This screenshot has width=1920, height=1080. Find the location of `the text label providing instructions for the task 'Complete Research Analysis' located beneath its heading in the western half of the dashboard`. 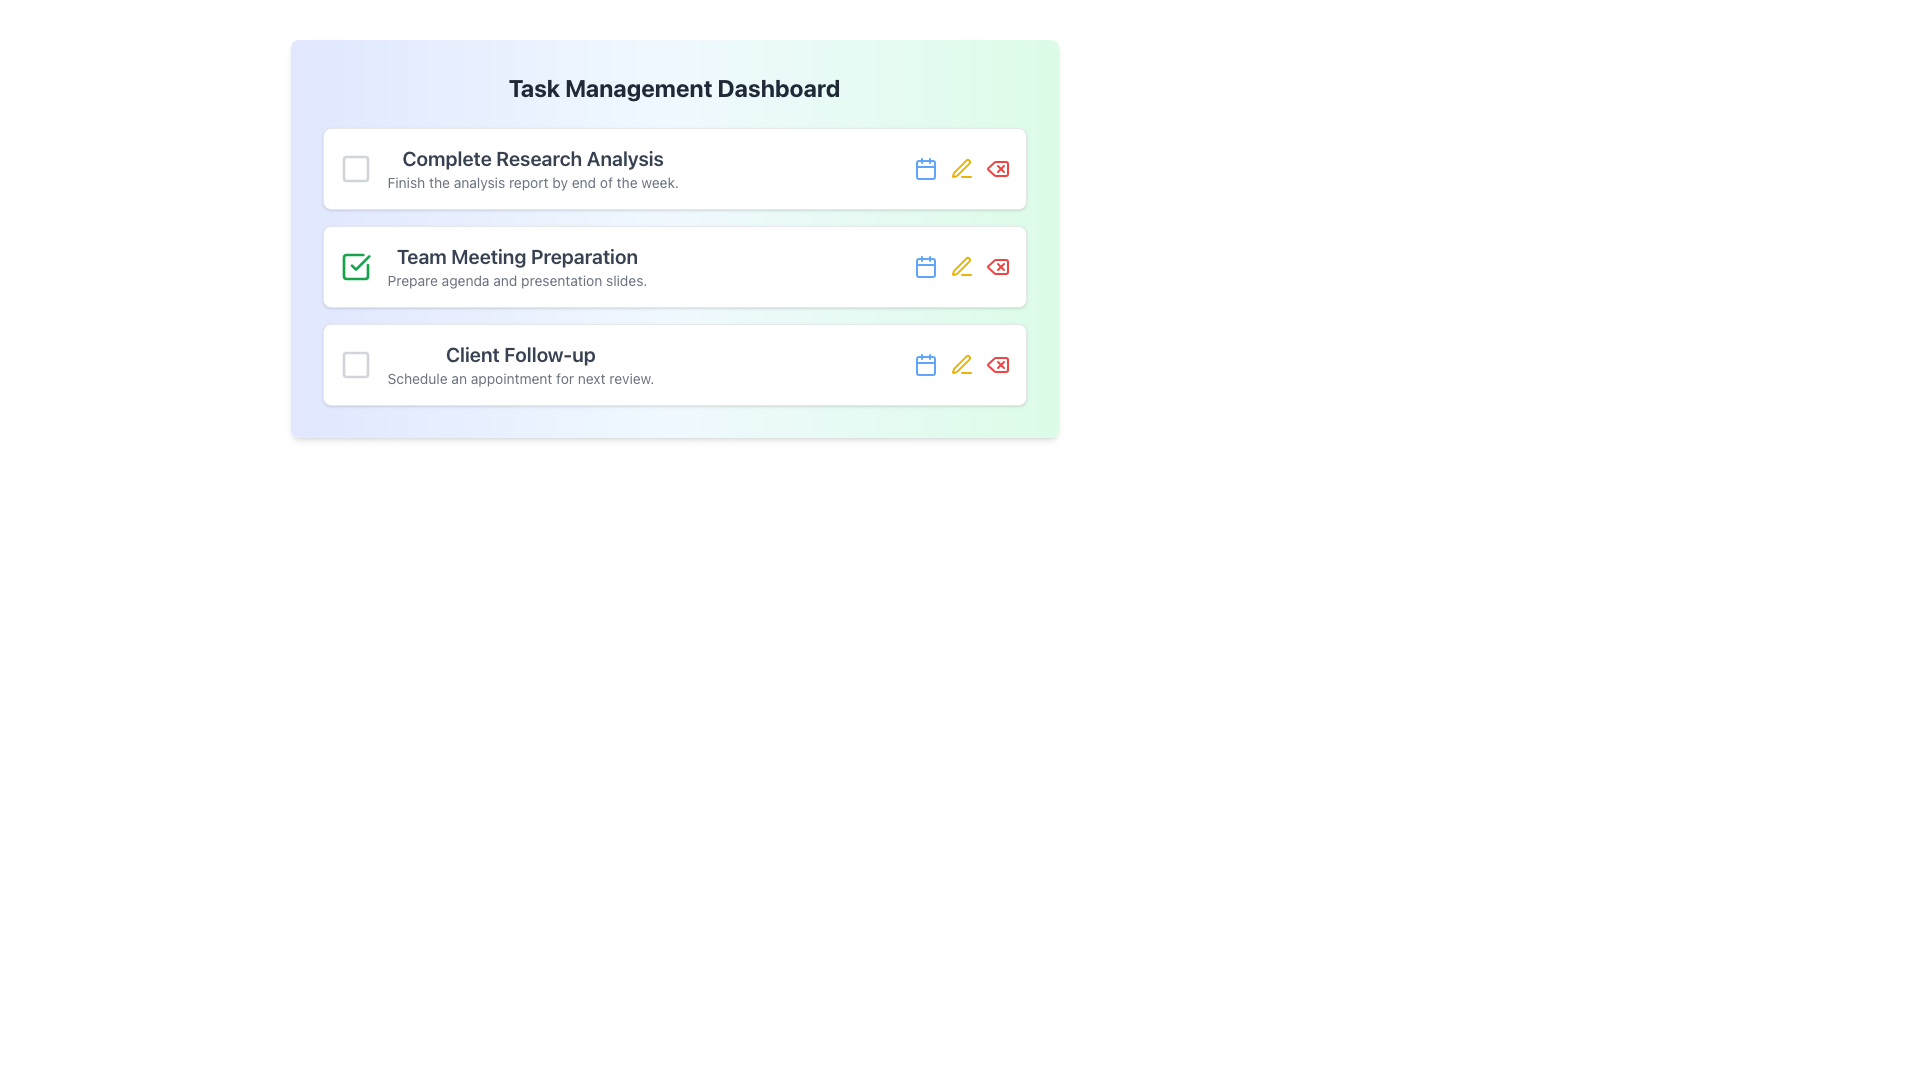

the text label providing instructions for the task 'Complete Research Analysis' located beneath its heading in the western half of the dashboard is located at coordinates (533, 182).